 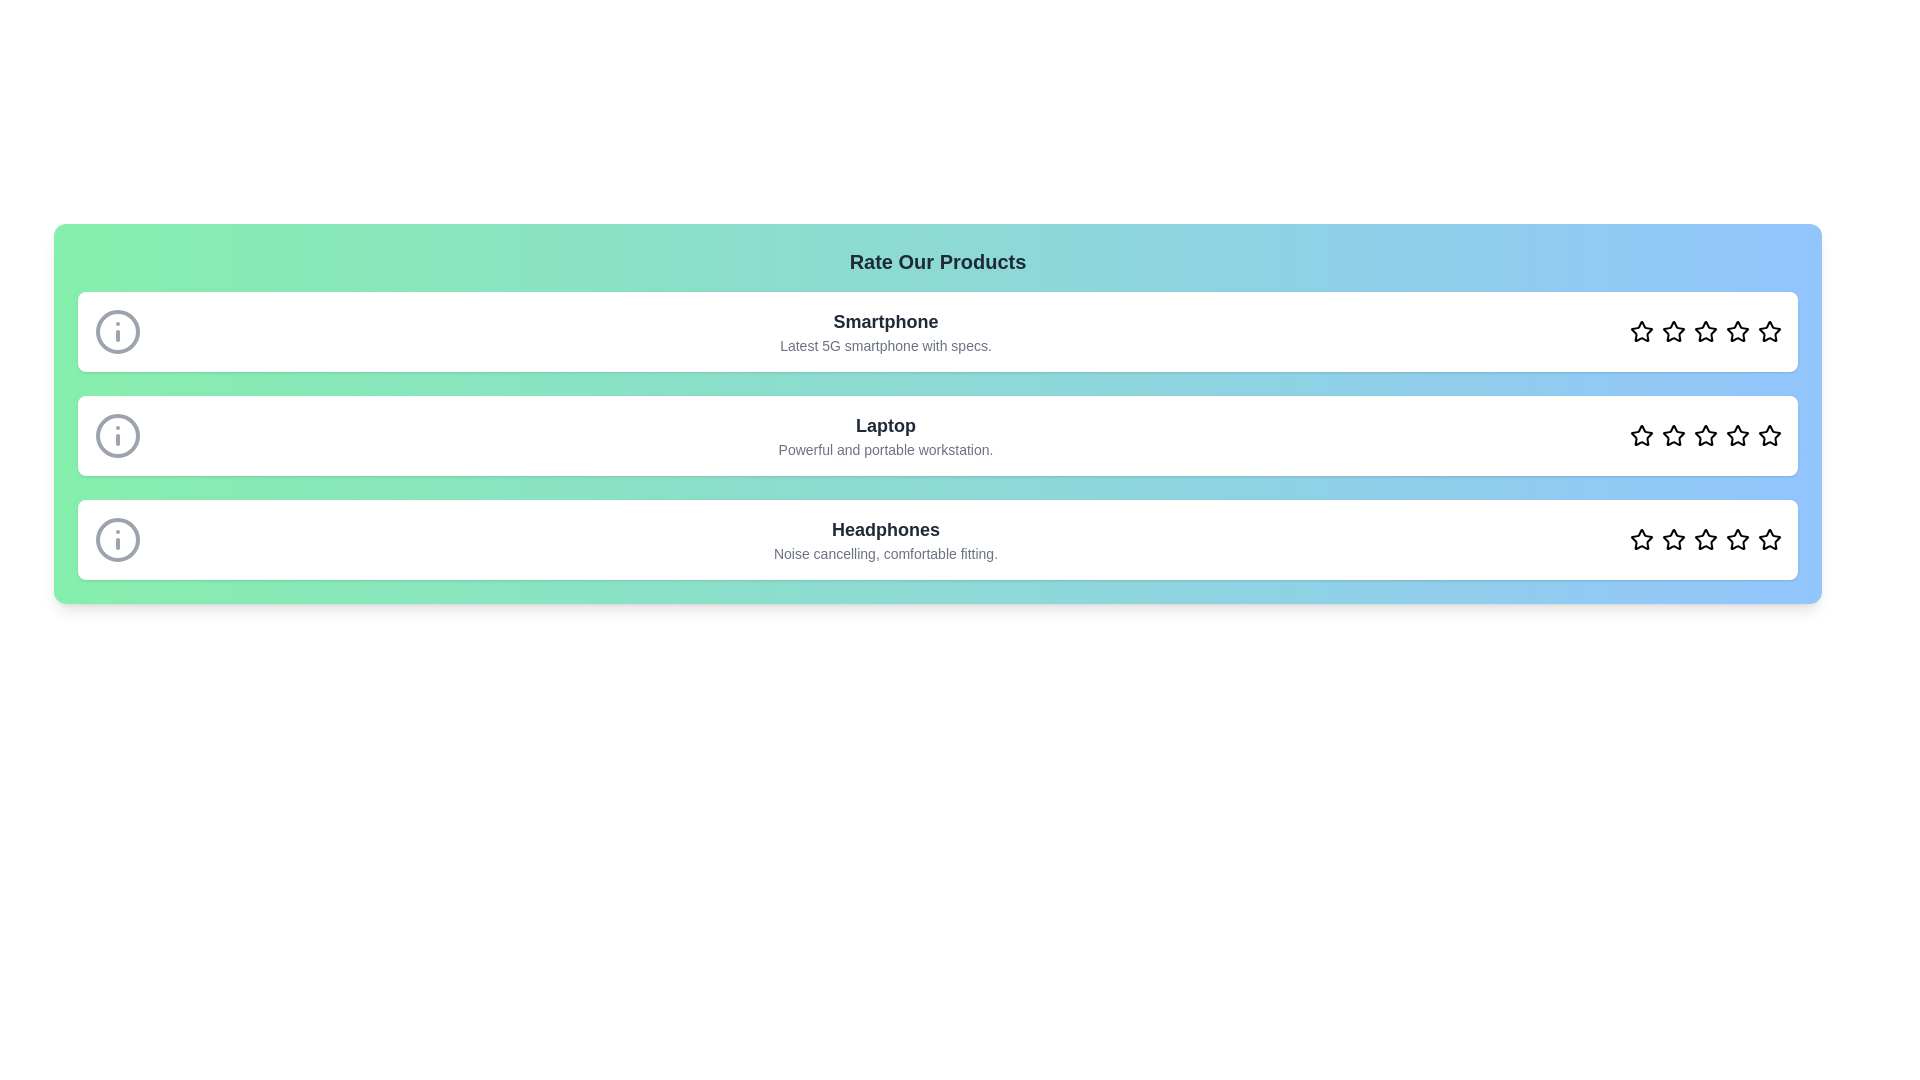 What do you see at coordinates (1704, 540) in the screenshot?
I see `the fourth star icon in the rating interface to rate the 'Headphones' product with a value of four out of five` at bounding box center [1704, 540].